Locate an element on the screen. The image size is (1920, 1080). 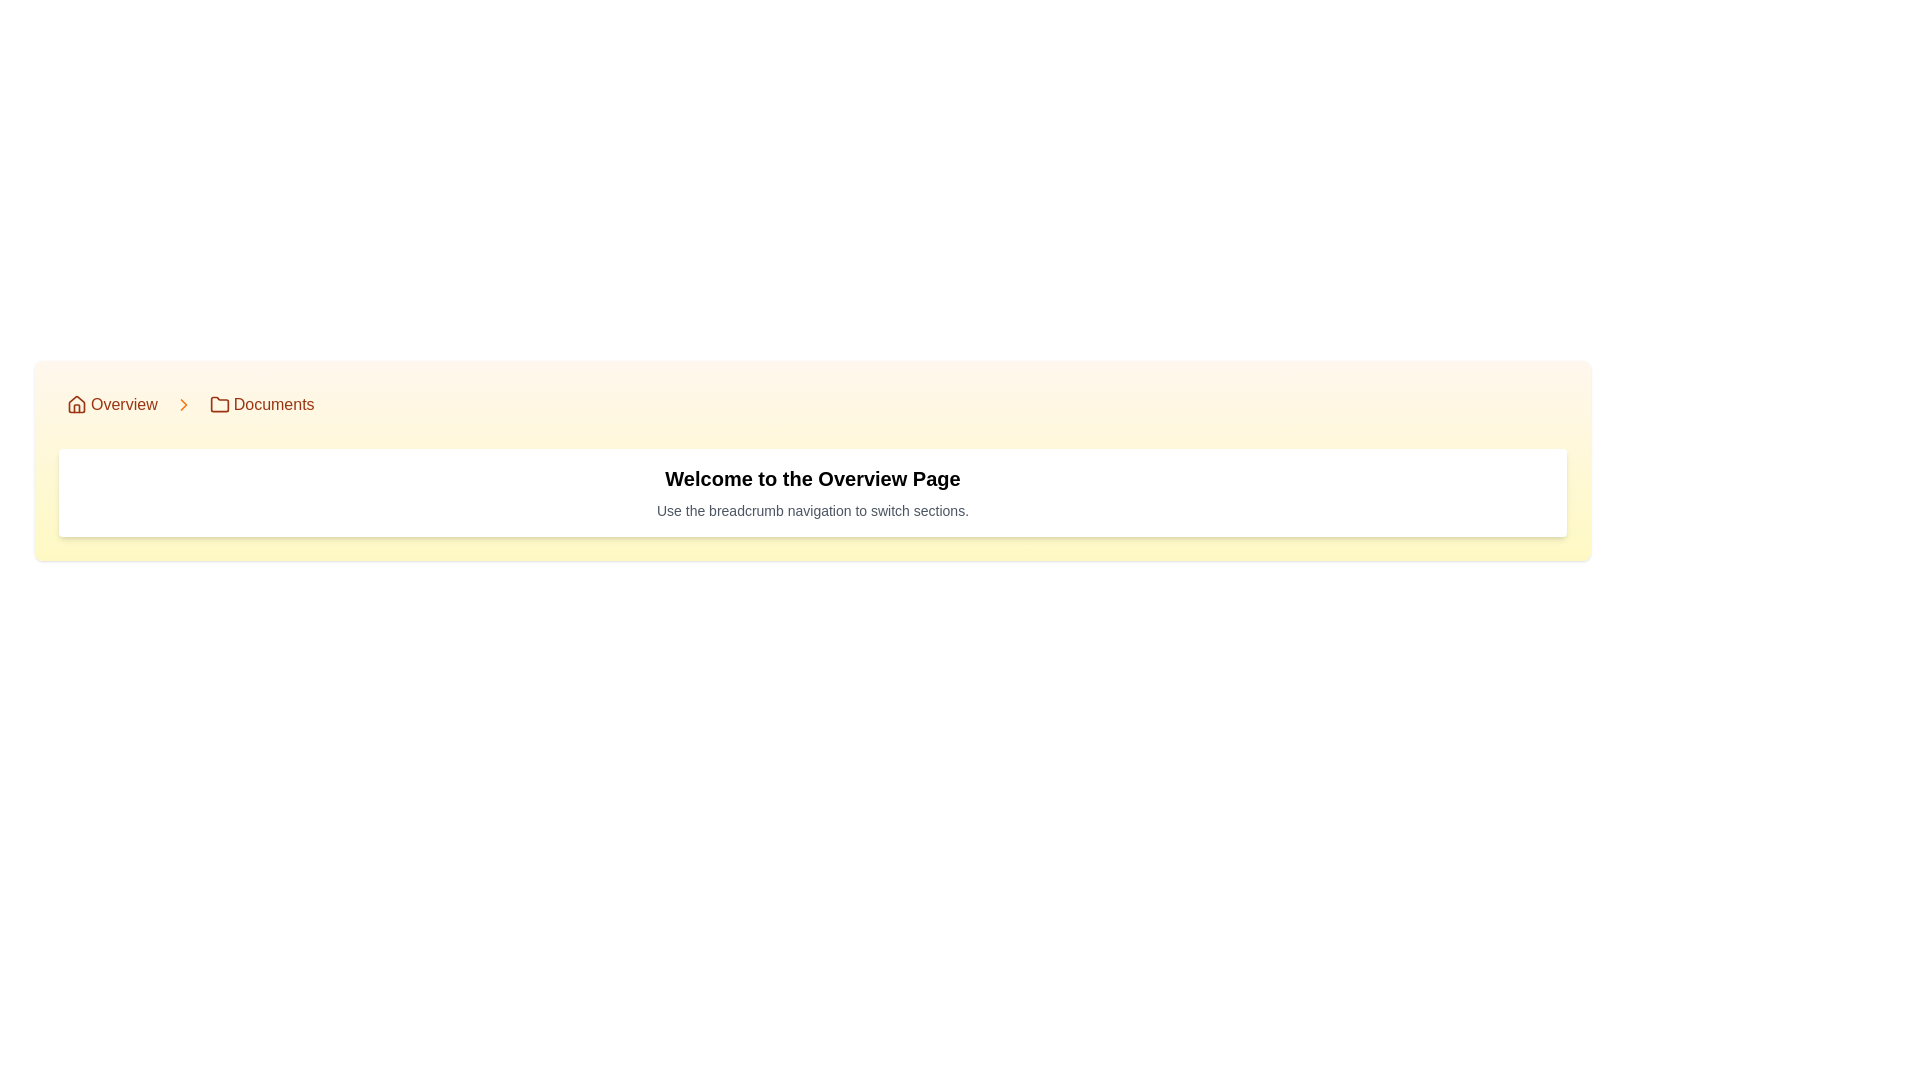
the 'Overview' button, which features a small house icon and bold orange text is located at coordinates (111, 405).